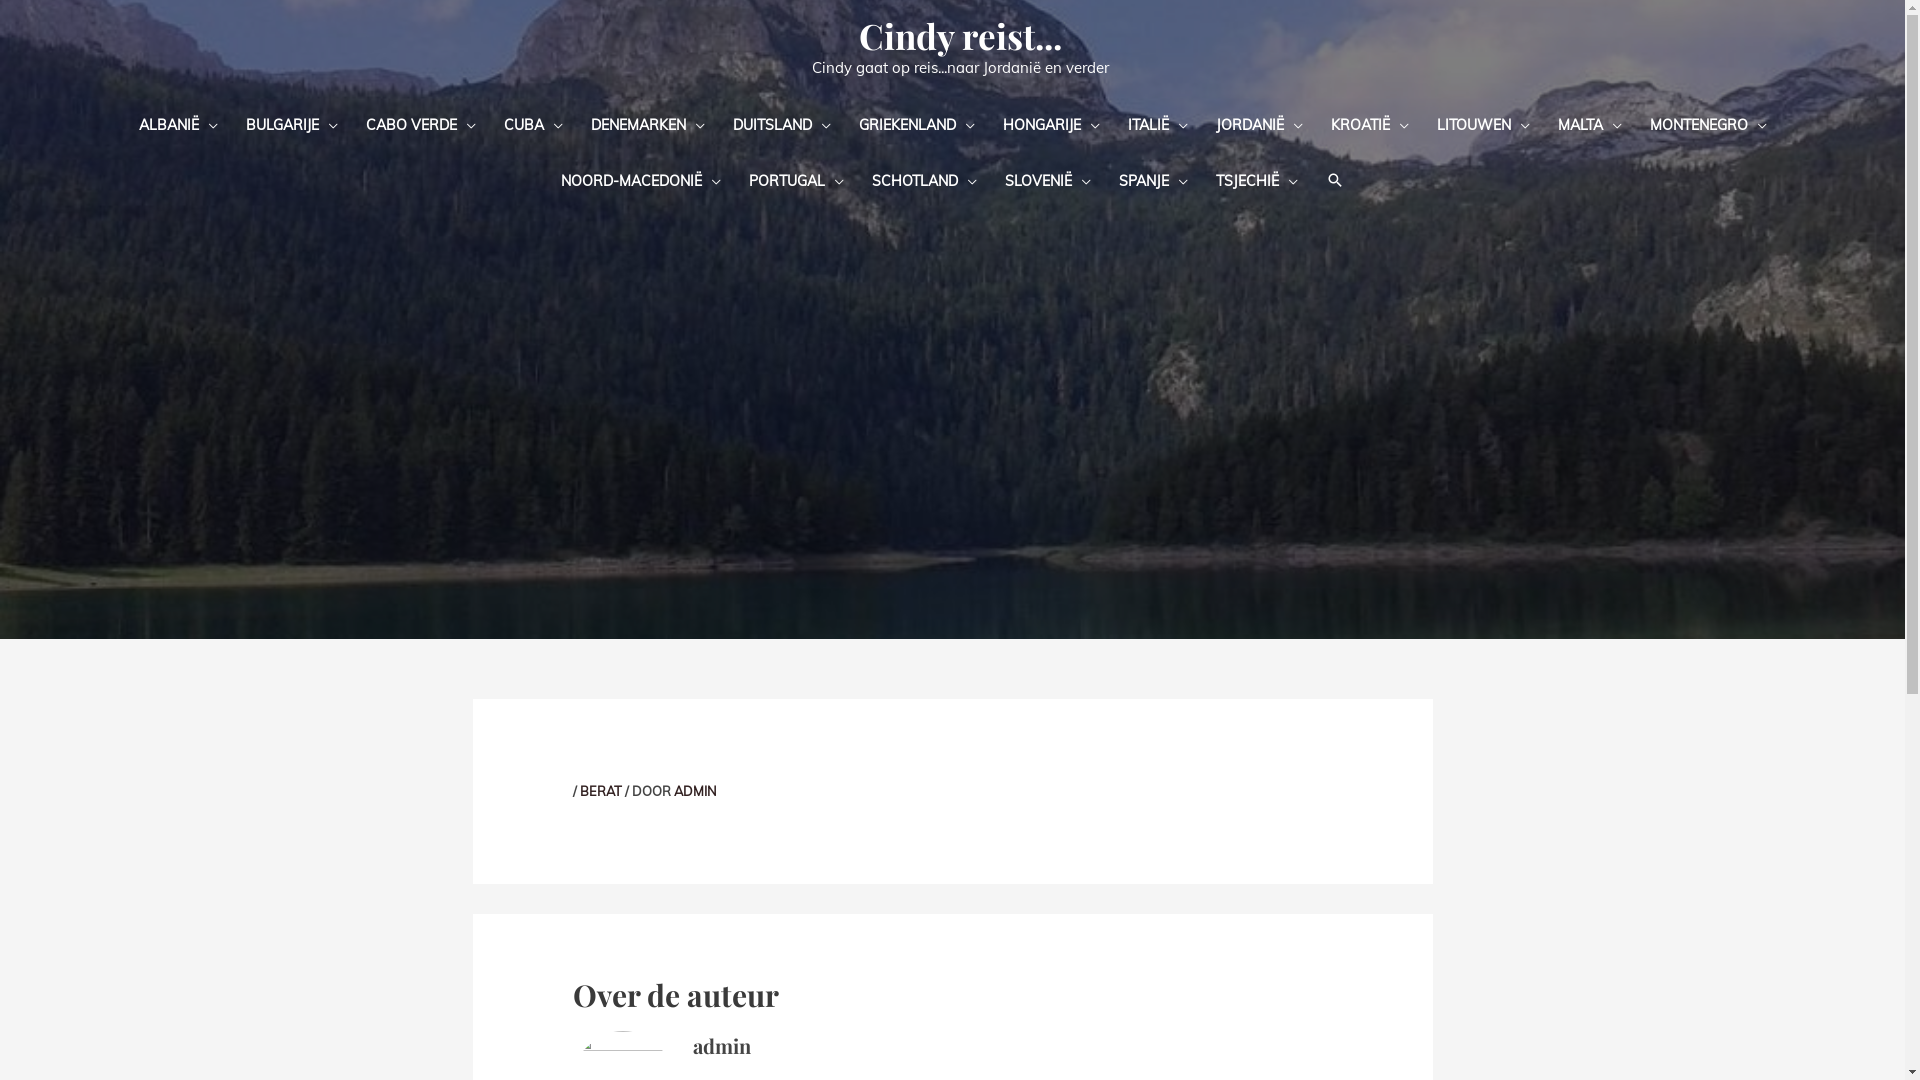  I want to click on 'ADMIN', so click(673, 789).